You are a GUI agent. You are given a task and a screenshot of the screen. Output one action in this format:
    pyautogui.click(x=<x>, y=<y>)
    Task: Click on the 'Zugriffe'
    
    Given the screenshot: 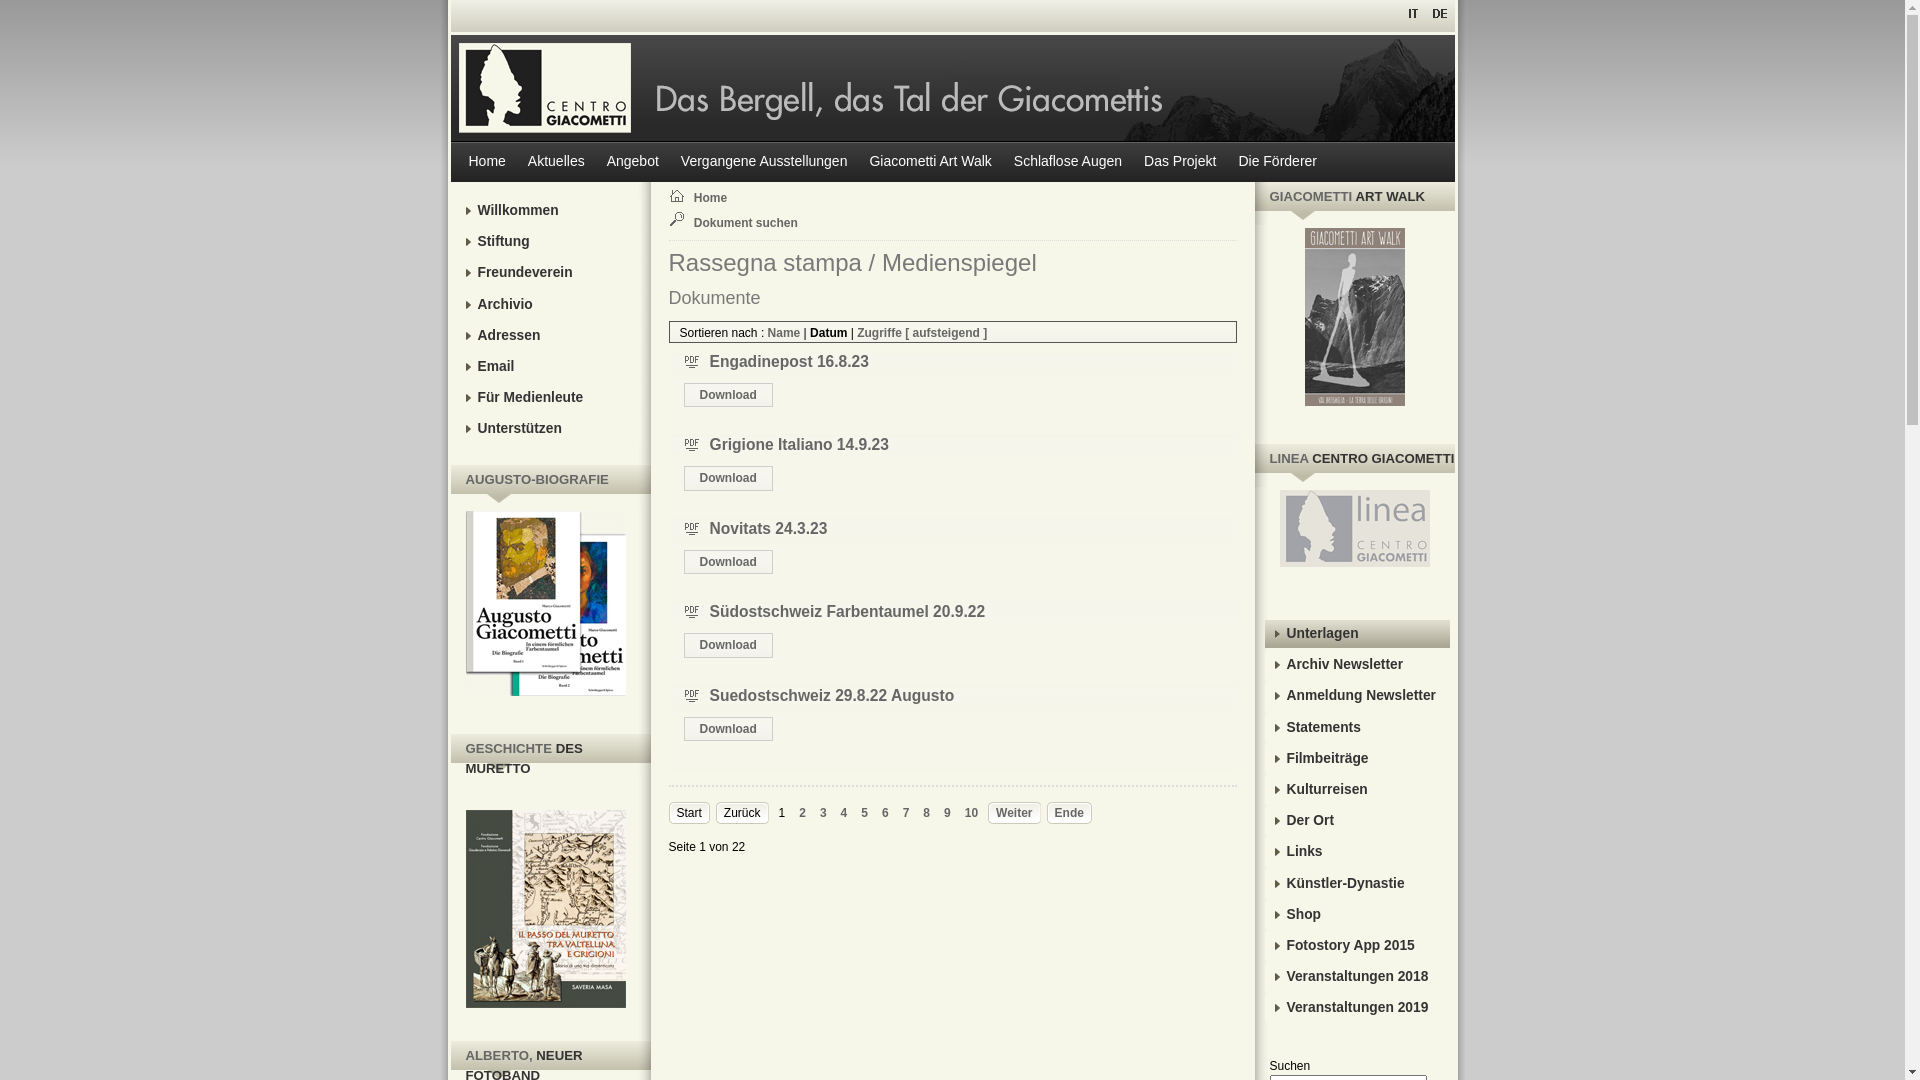 What is the action you would take?
    pyautogui.click(x=879, y=331)
    